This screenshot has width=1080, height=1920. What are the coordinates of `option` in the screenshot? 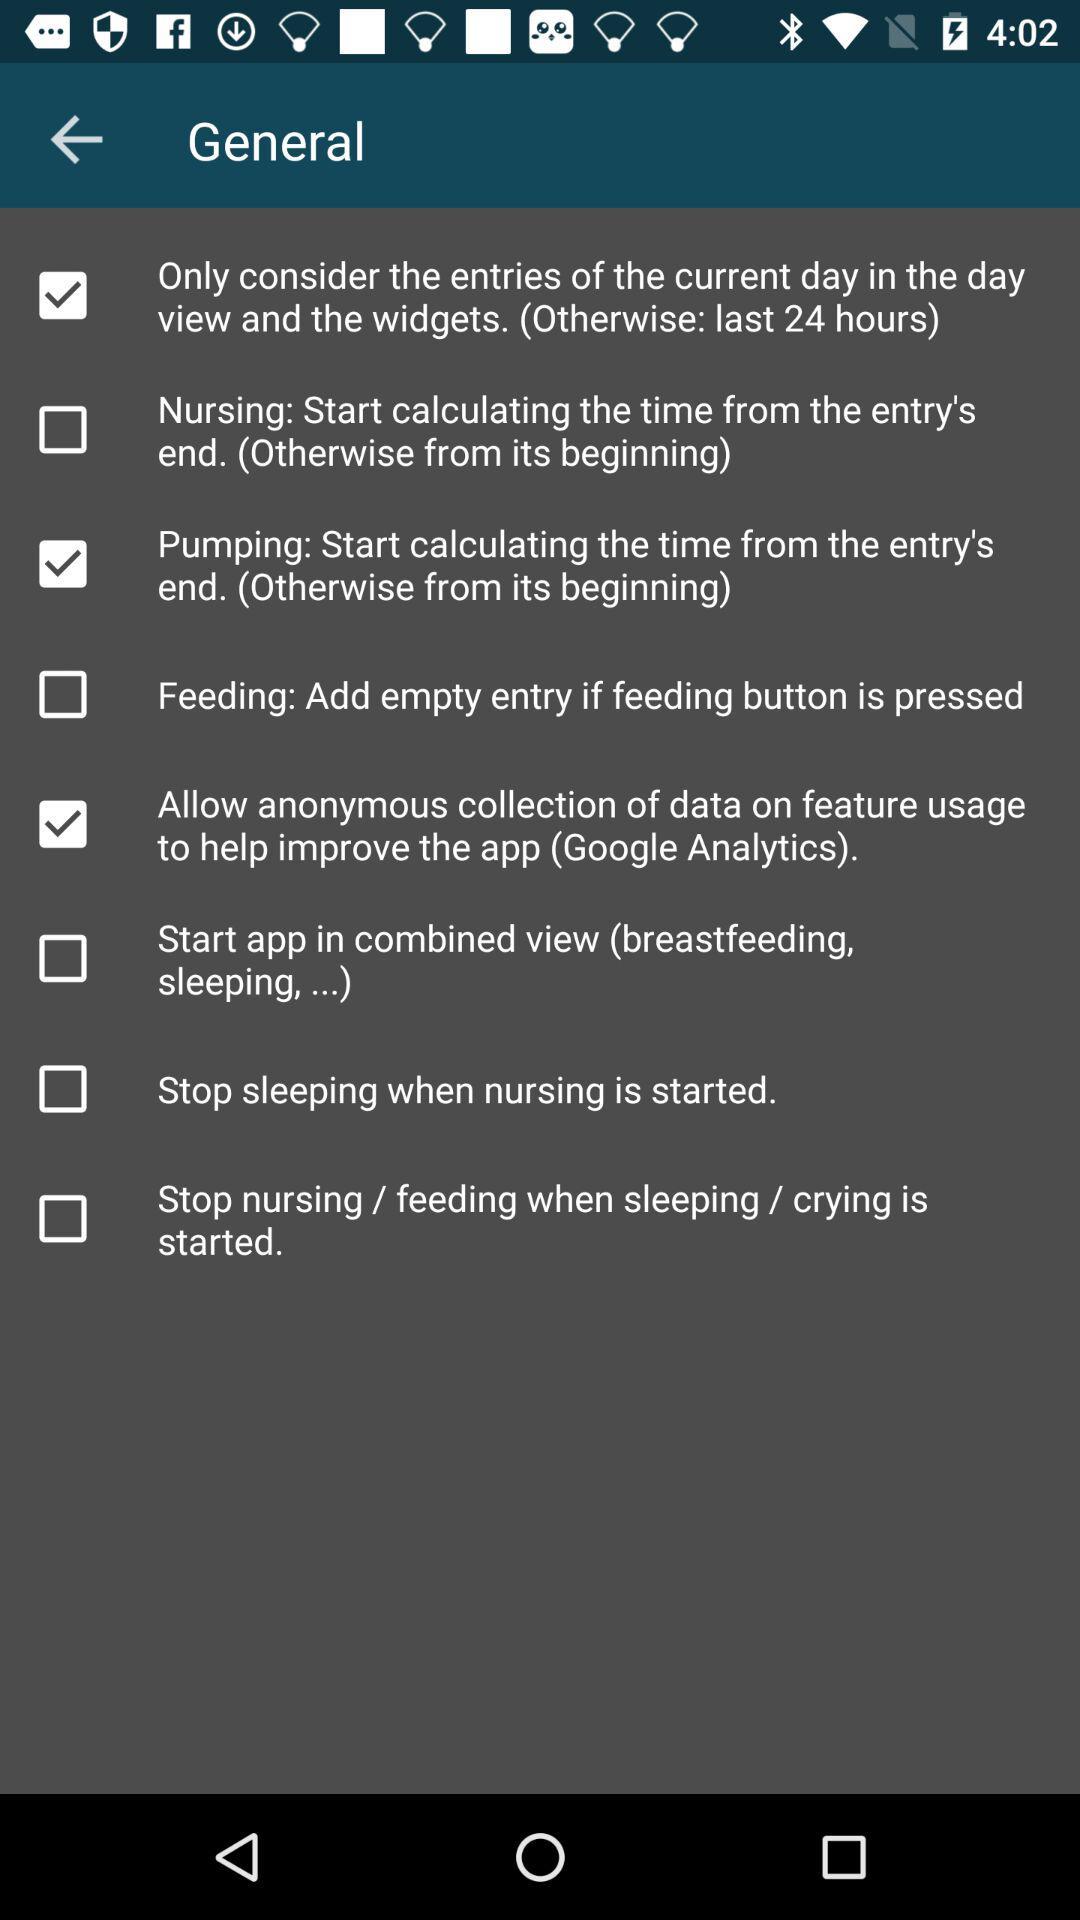 It's located at (61, 428).